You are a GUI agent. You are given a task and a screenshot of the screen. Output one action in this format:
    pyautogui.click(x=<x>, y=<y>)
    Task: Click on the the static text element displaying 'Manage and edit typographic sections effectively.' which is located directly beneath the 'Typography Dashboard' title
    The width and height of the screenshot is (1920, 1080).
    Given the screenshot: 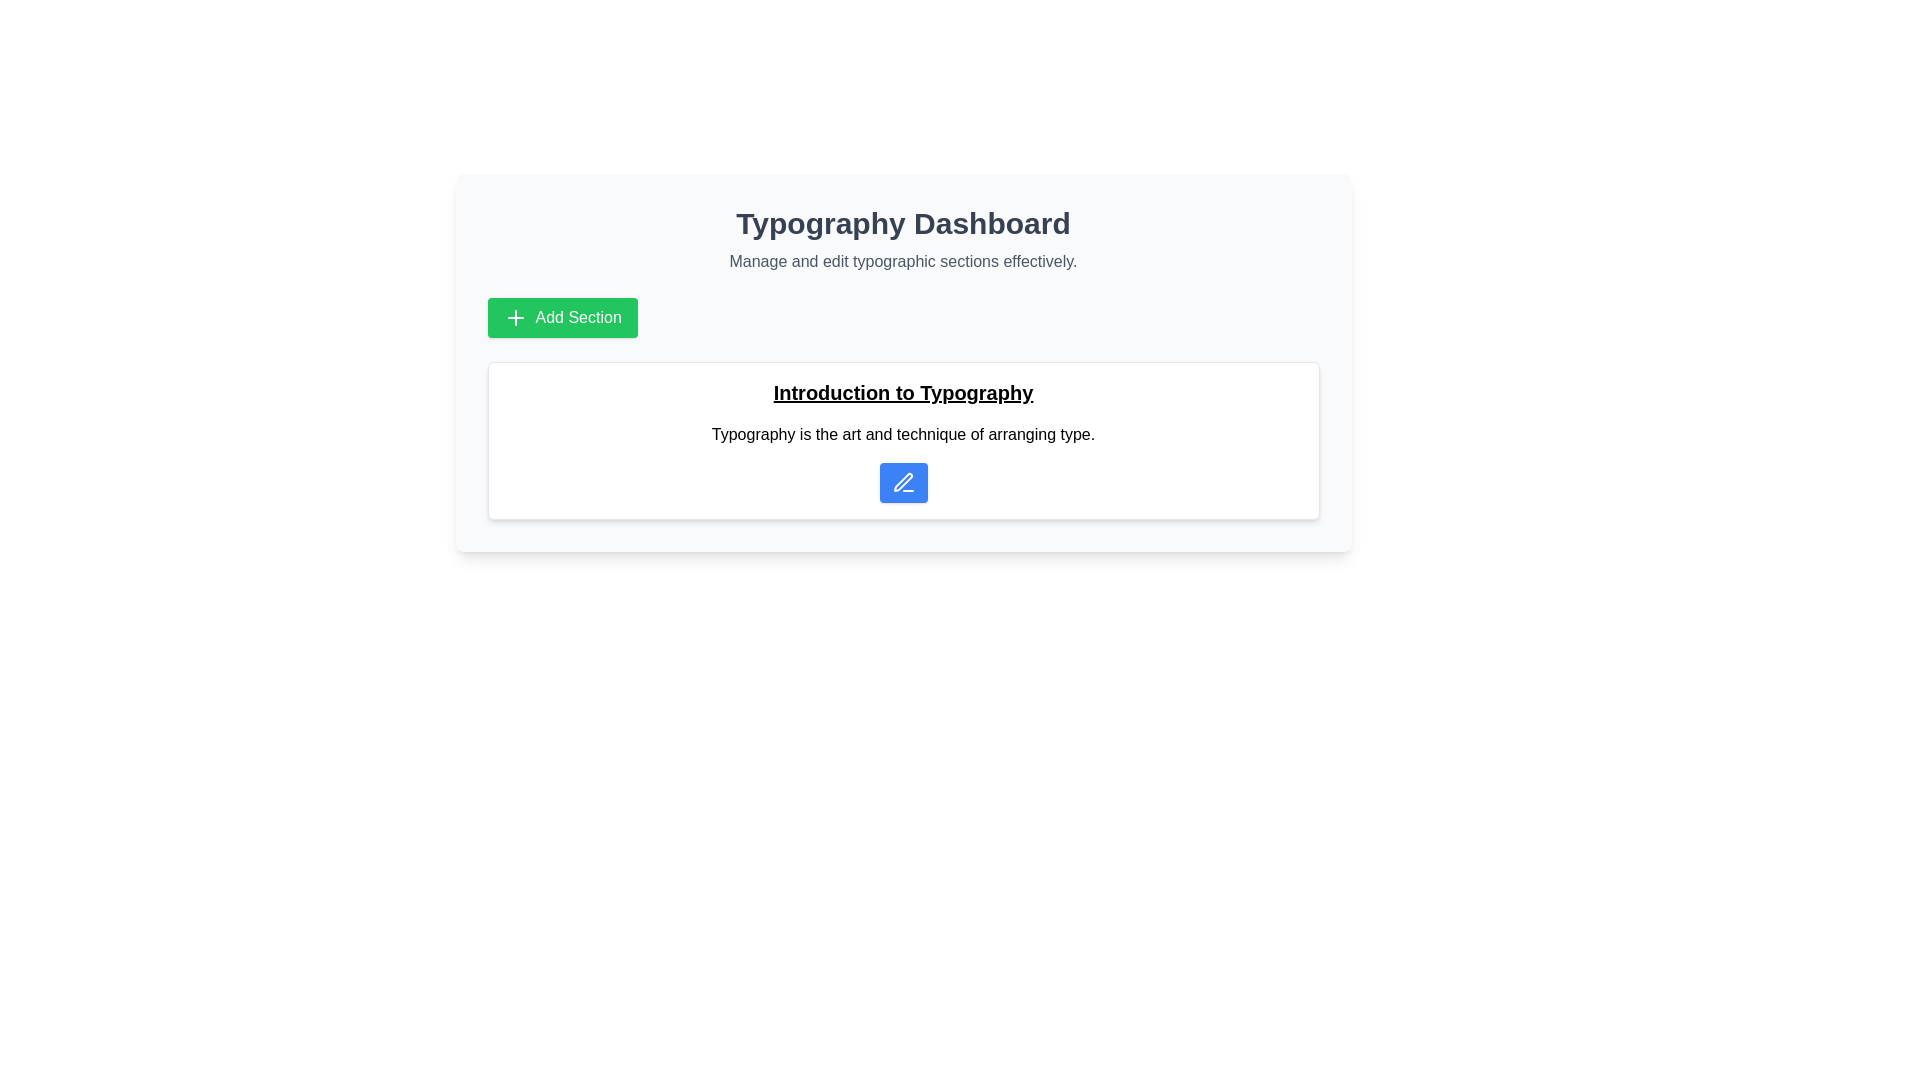 What is the action you would take?
    pyautogui.click(x=902, y=261)
    